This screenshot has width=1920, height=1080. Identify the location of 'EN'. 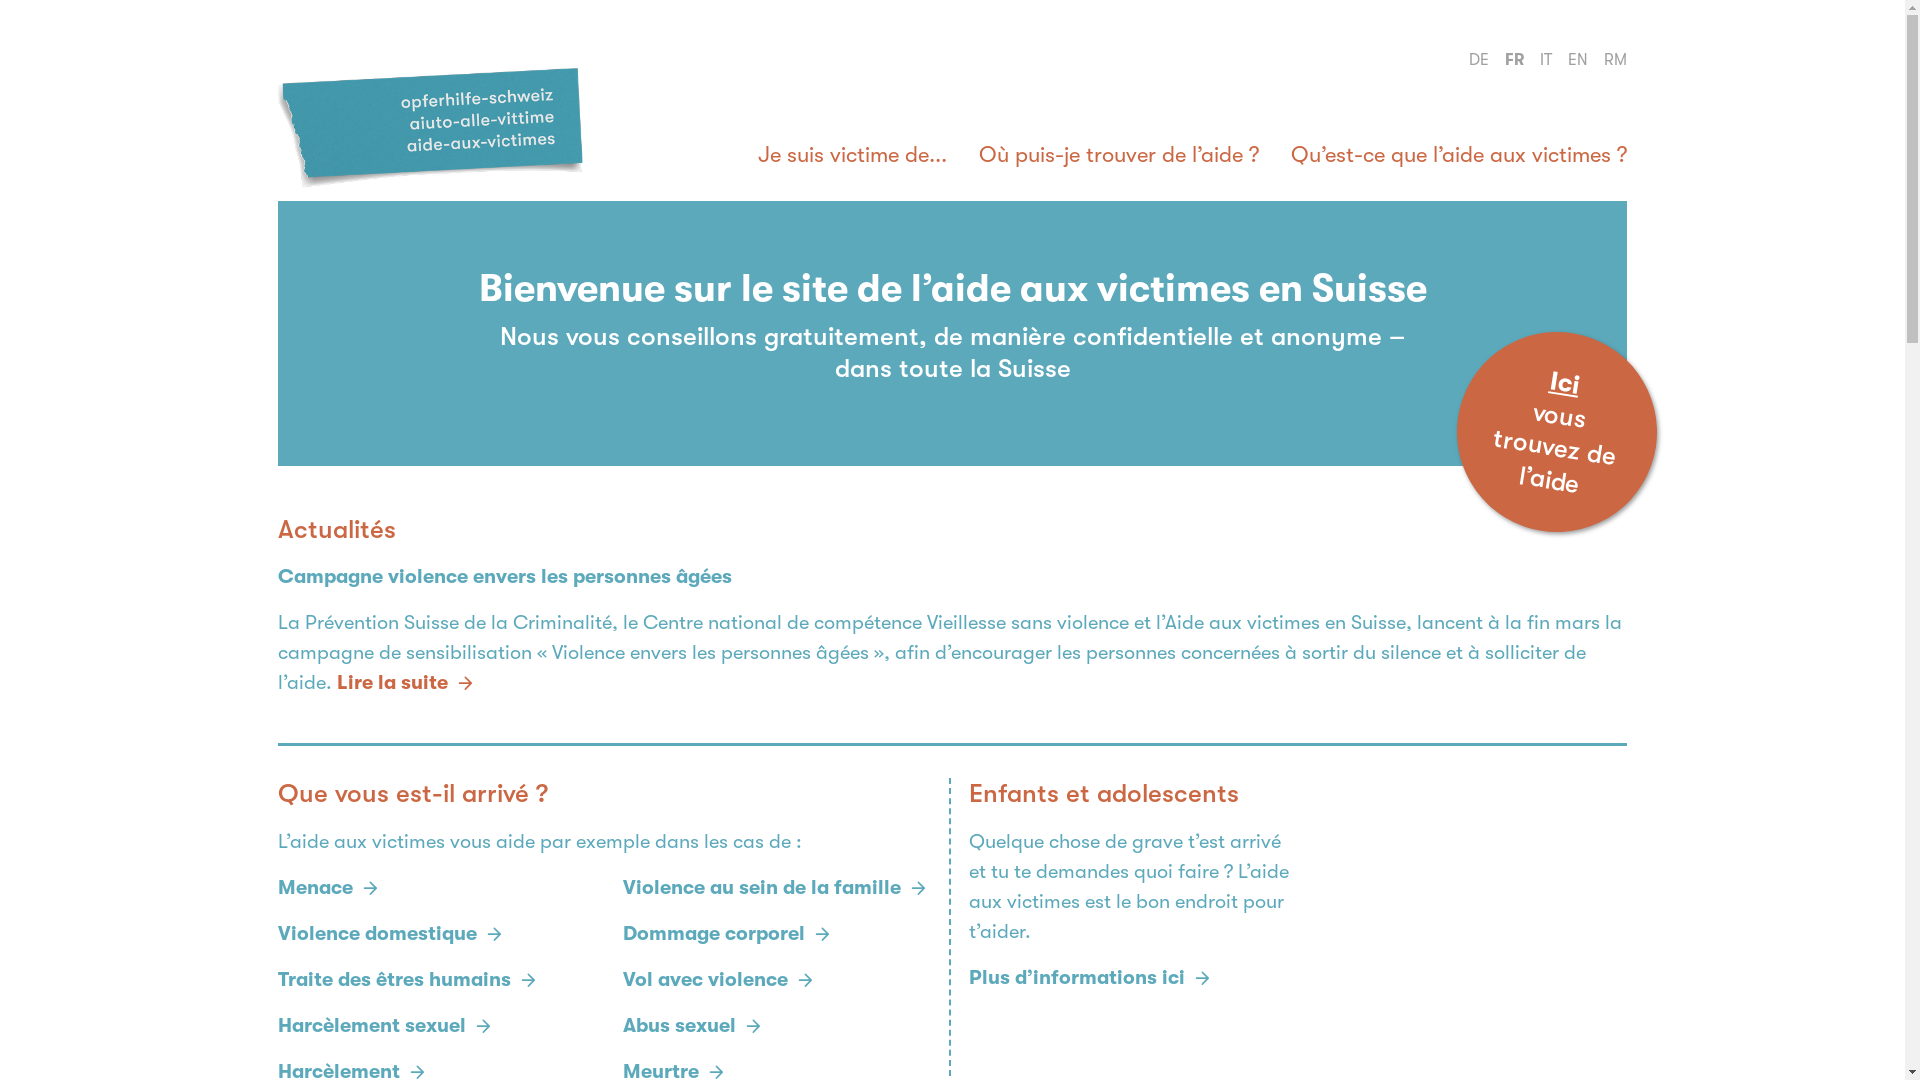
(1577, 59).